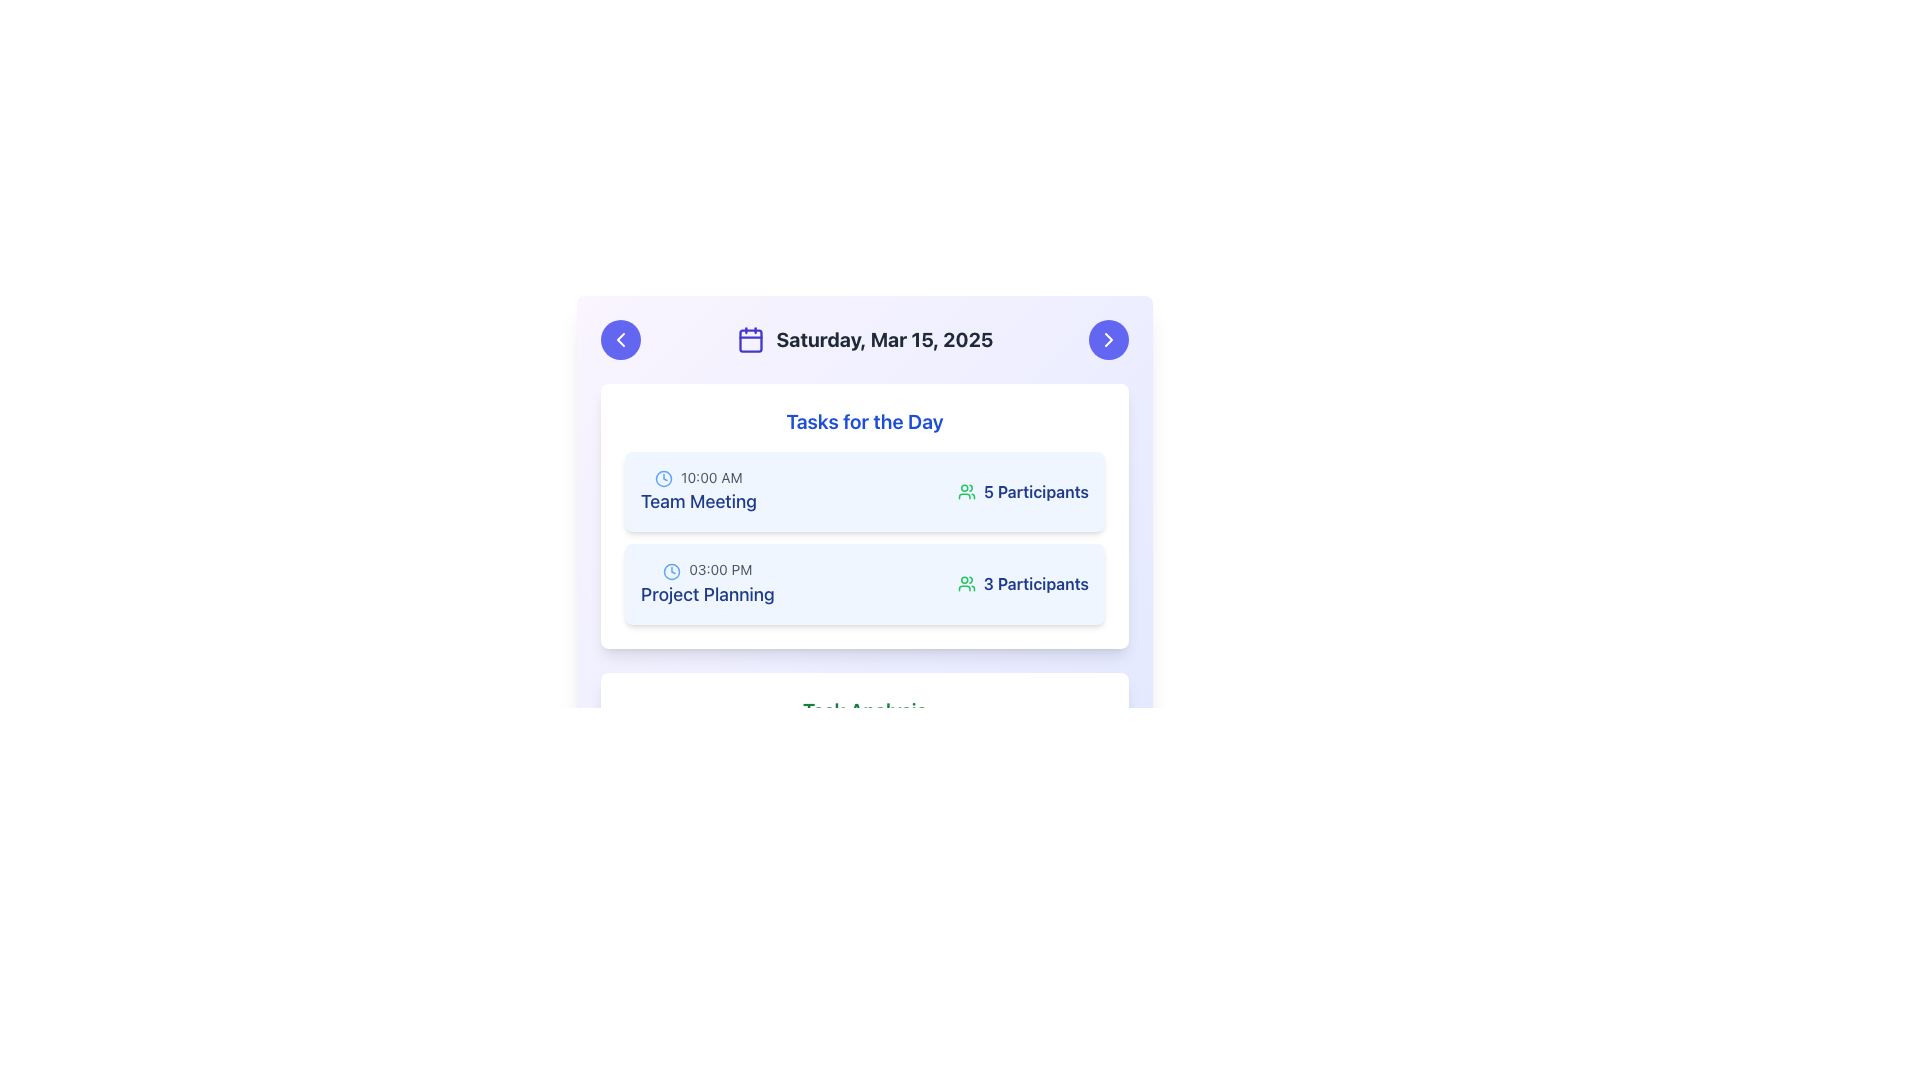  I want to click on the informational text element that serves as a title for 'Task Analysis', so click(864, 708).